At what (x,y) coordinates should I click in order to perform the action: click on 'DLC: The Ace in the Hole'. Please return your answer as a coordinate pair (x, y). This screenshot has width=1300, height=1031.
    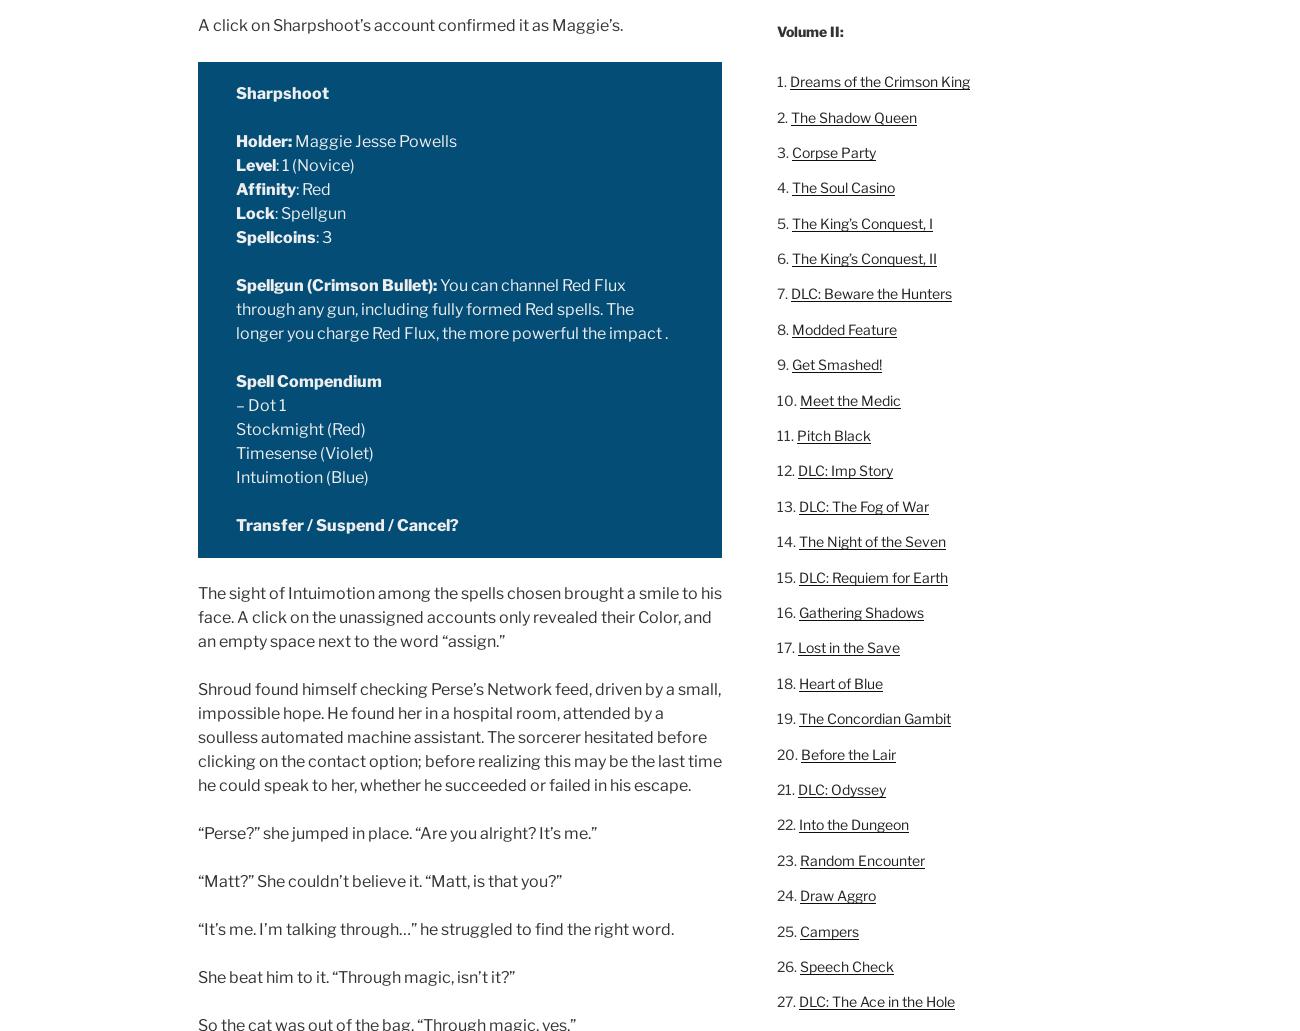
    Looking at the image, I should click on (874, 1000).